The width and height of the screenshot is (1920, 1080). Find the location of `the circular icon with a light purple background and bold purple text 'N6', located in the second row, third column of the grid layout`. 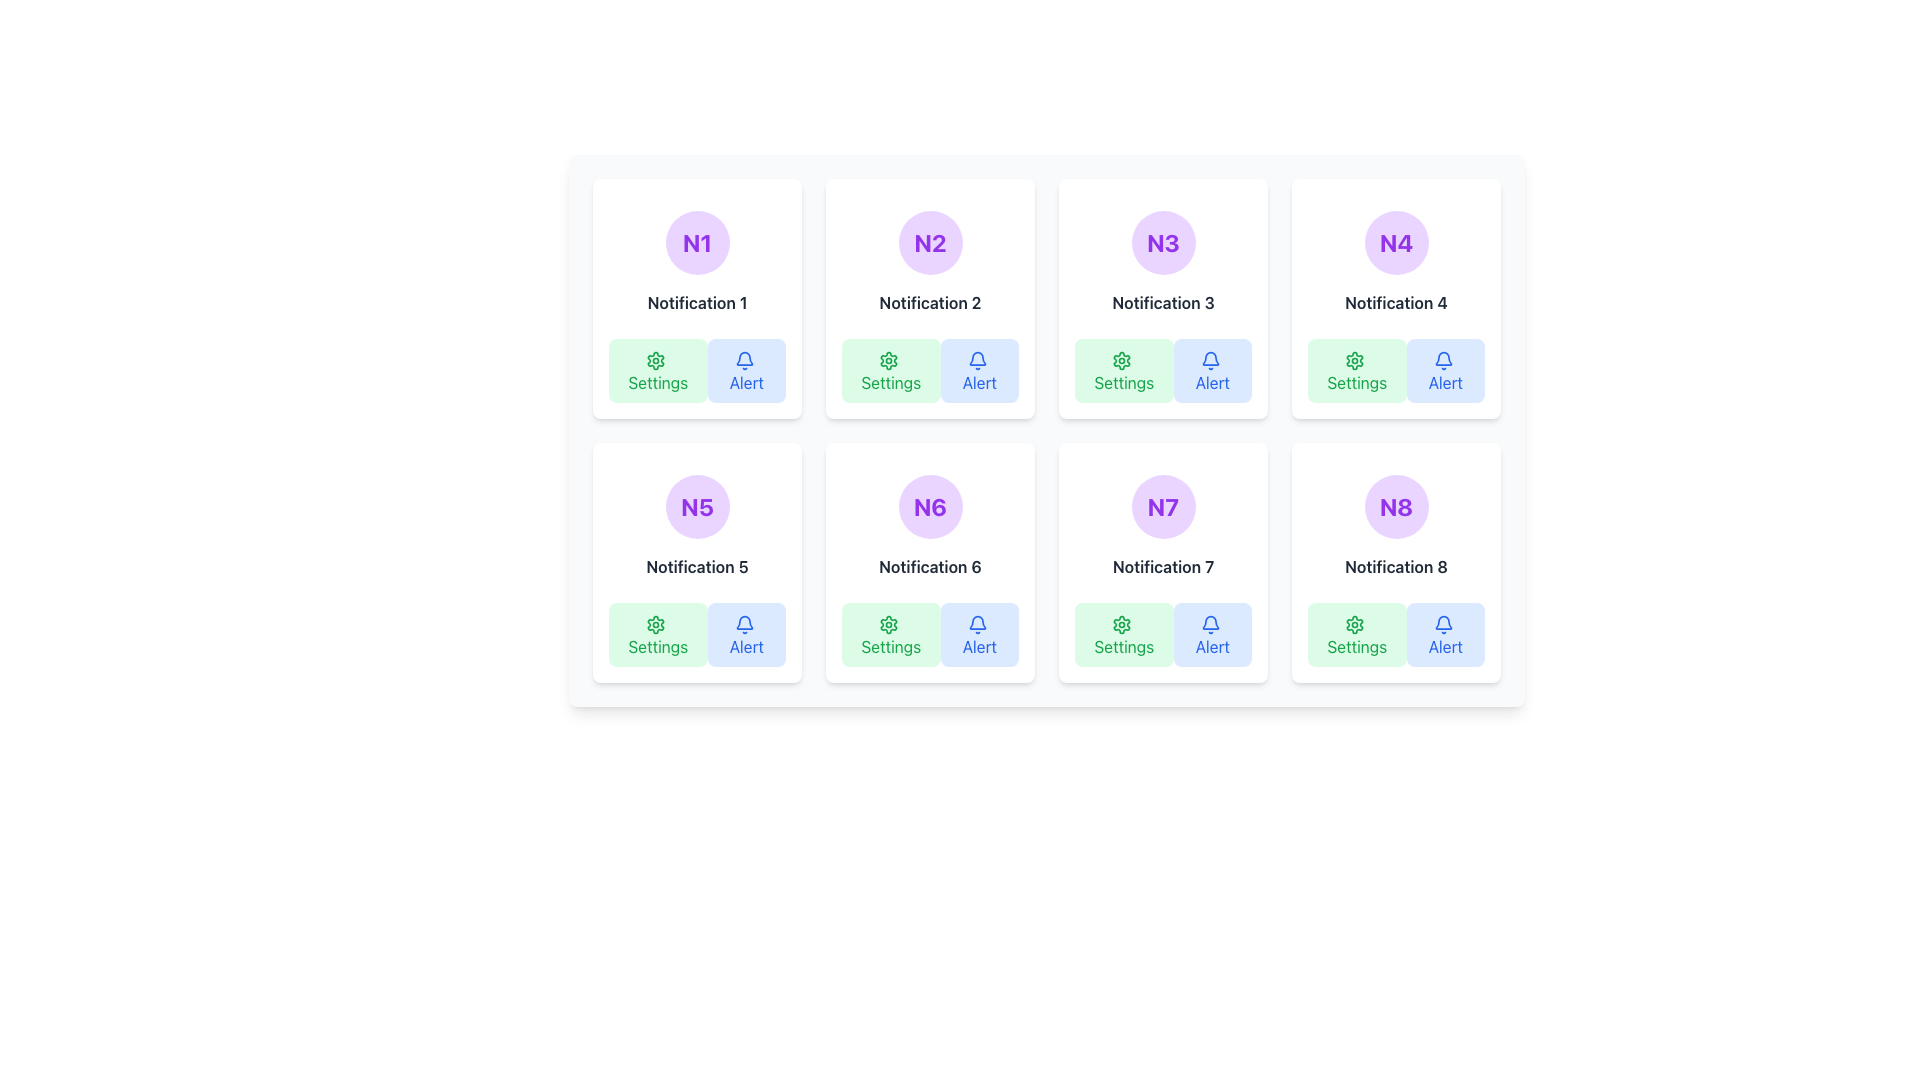

the circular icon with a light purple background and bold purple text 'N6', located in the second row, third column of the grid layout is located at coordinates (929, 505).